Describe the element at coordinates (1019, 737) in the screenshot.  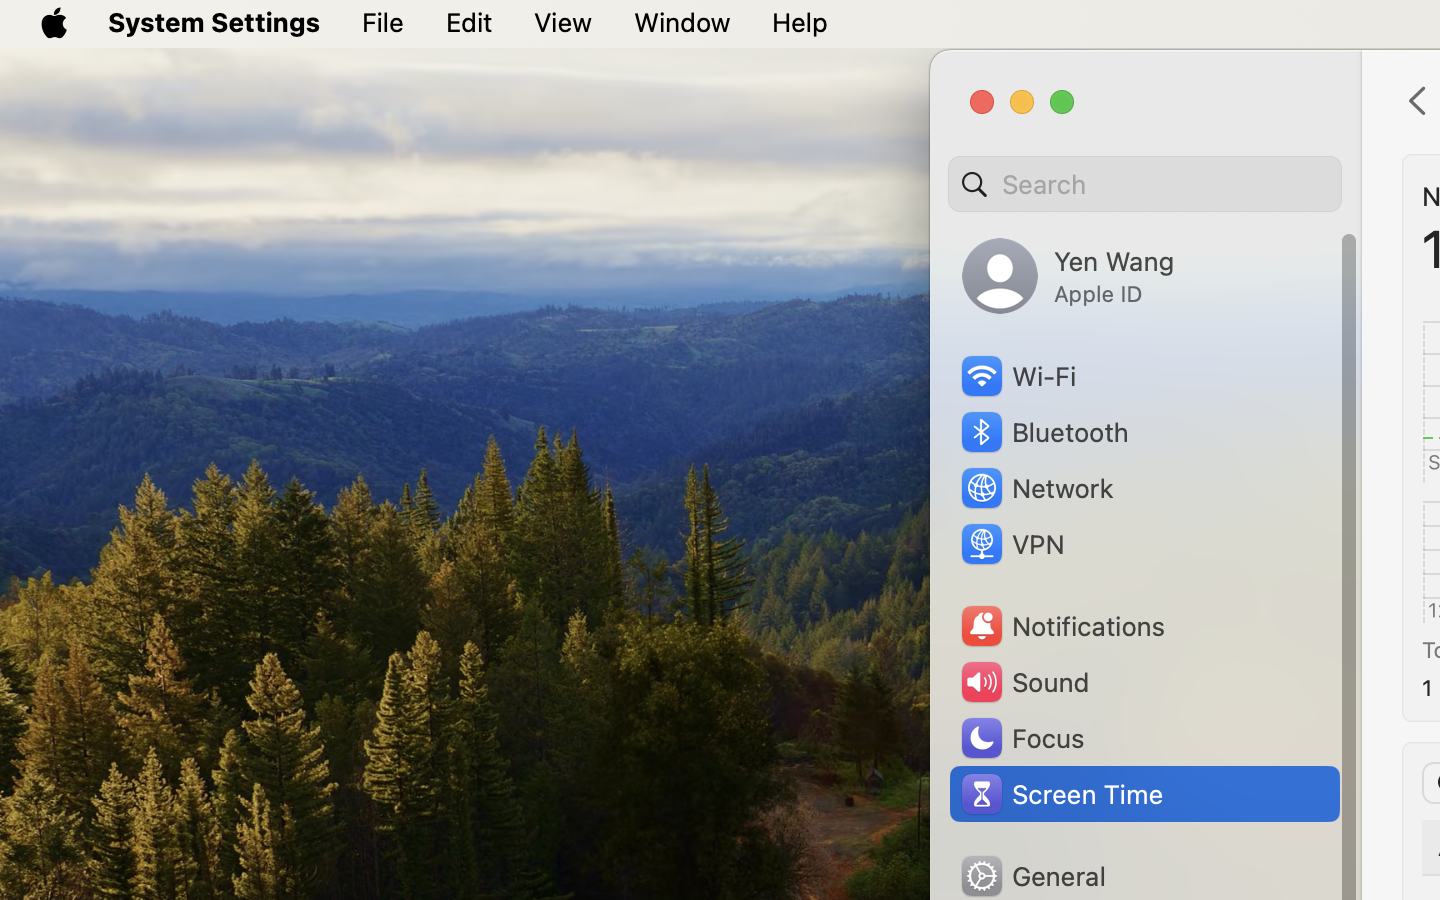
I see `'Focus'` at that location.